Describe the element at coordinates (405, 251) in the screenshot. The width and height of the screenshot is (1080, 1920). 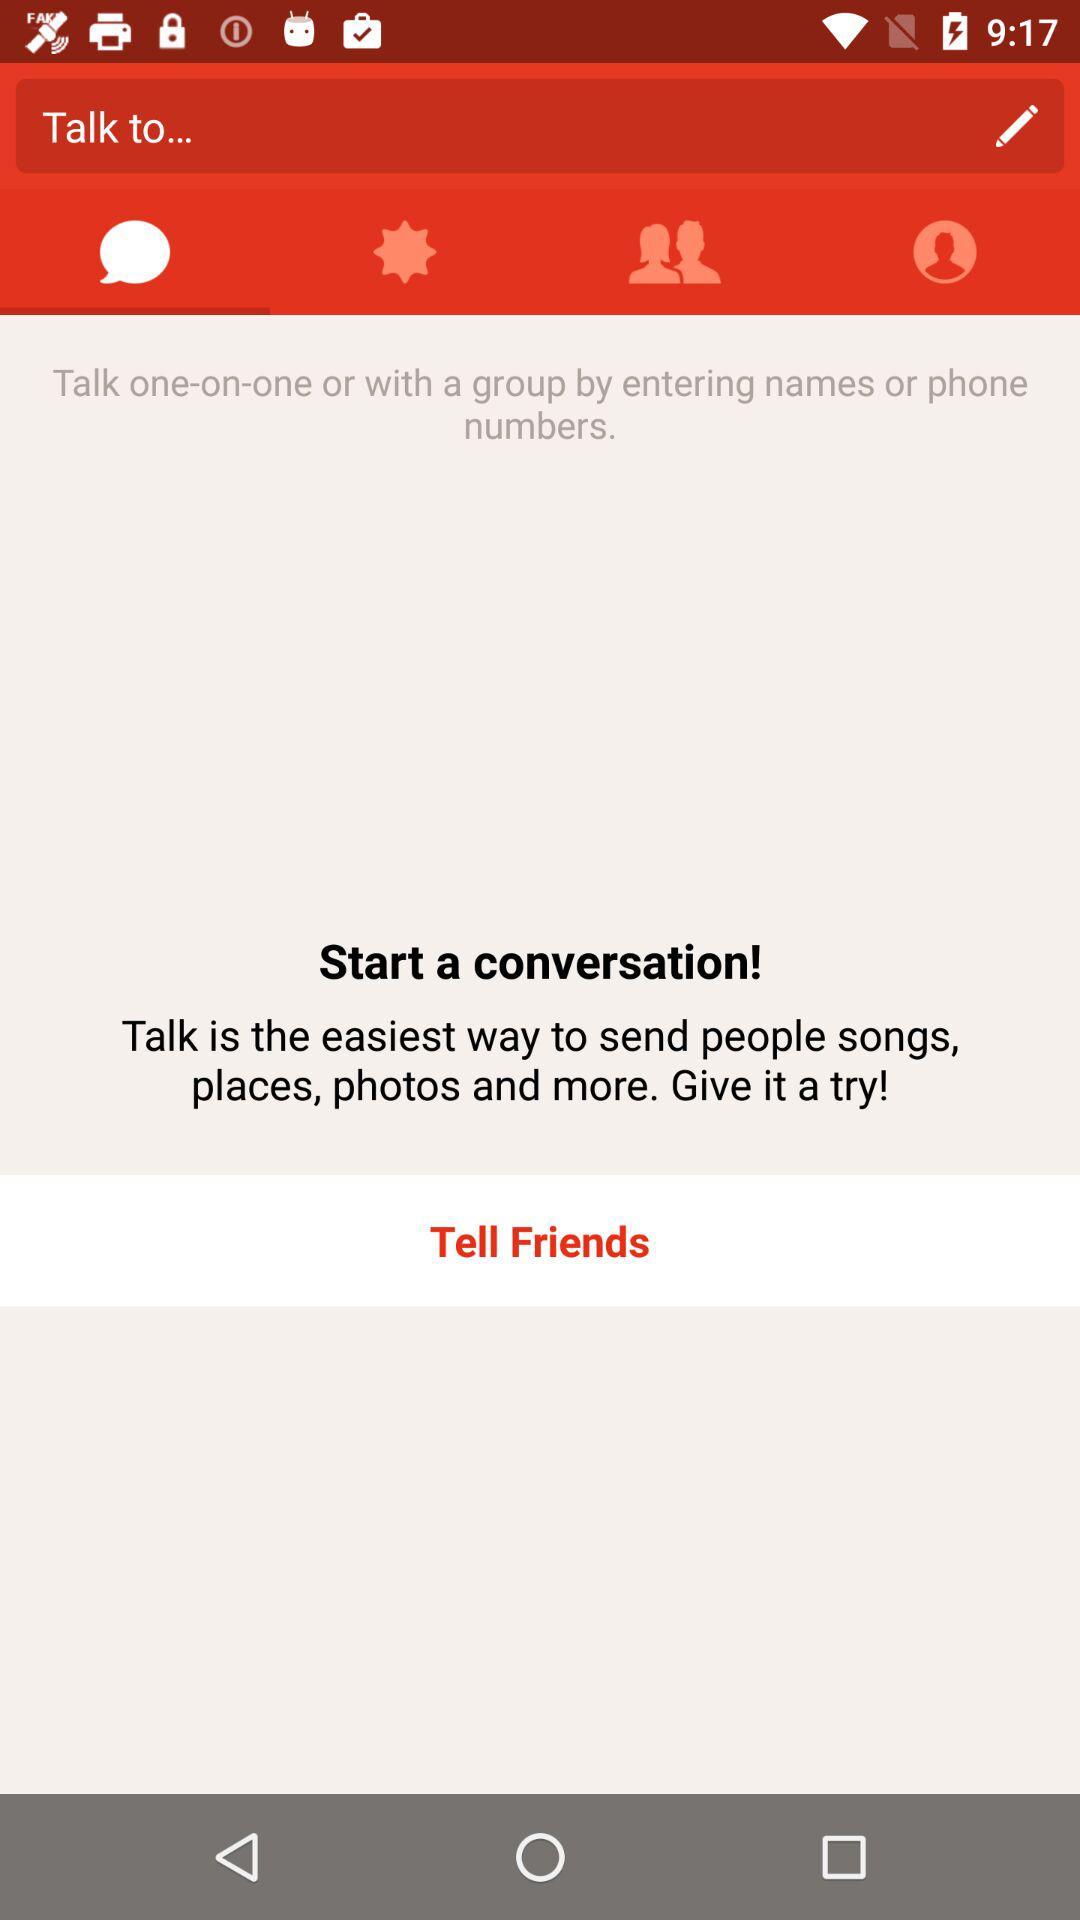
I see `the icon above talk one on app` at that location.